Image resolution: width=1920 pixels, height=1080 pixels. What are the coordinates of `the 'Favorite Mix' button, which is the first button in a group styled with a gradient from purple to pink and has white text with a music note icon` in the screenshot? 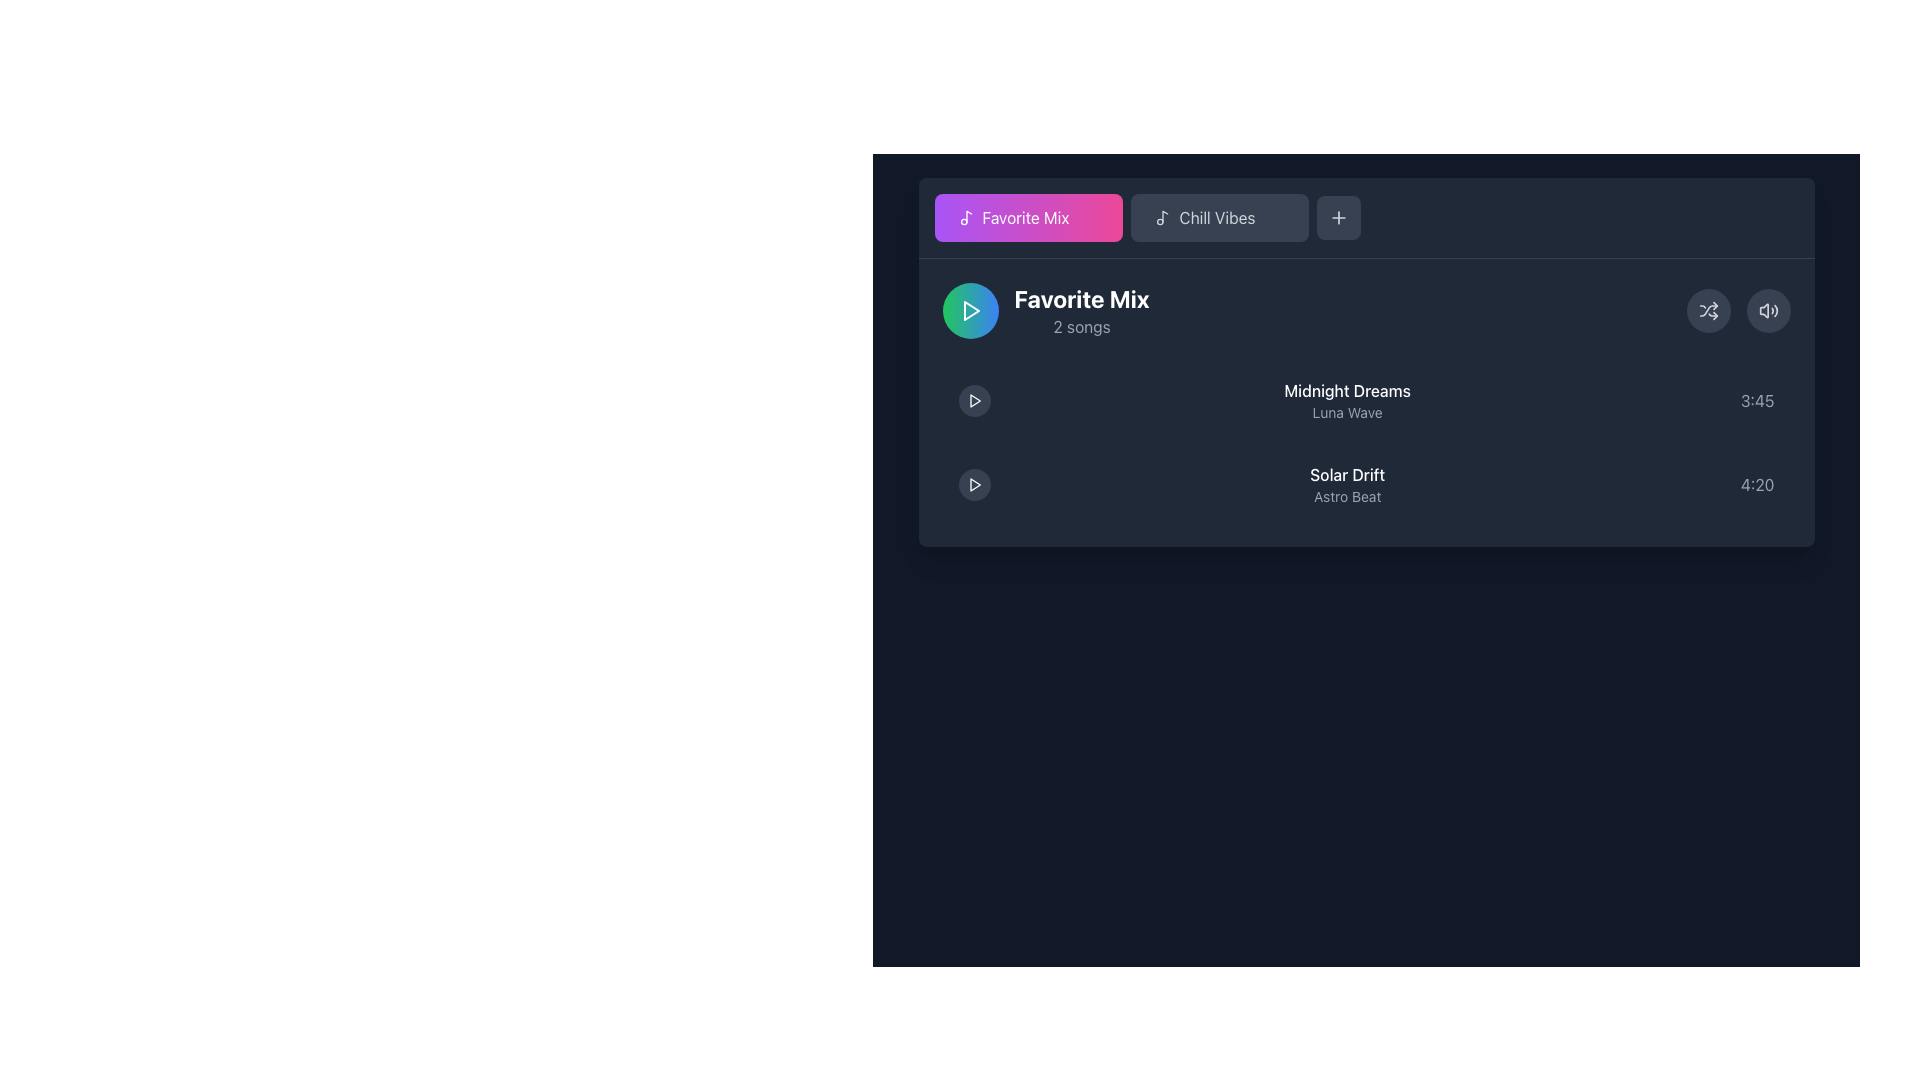 It's located at (1028, 218).